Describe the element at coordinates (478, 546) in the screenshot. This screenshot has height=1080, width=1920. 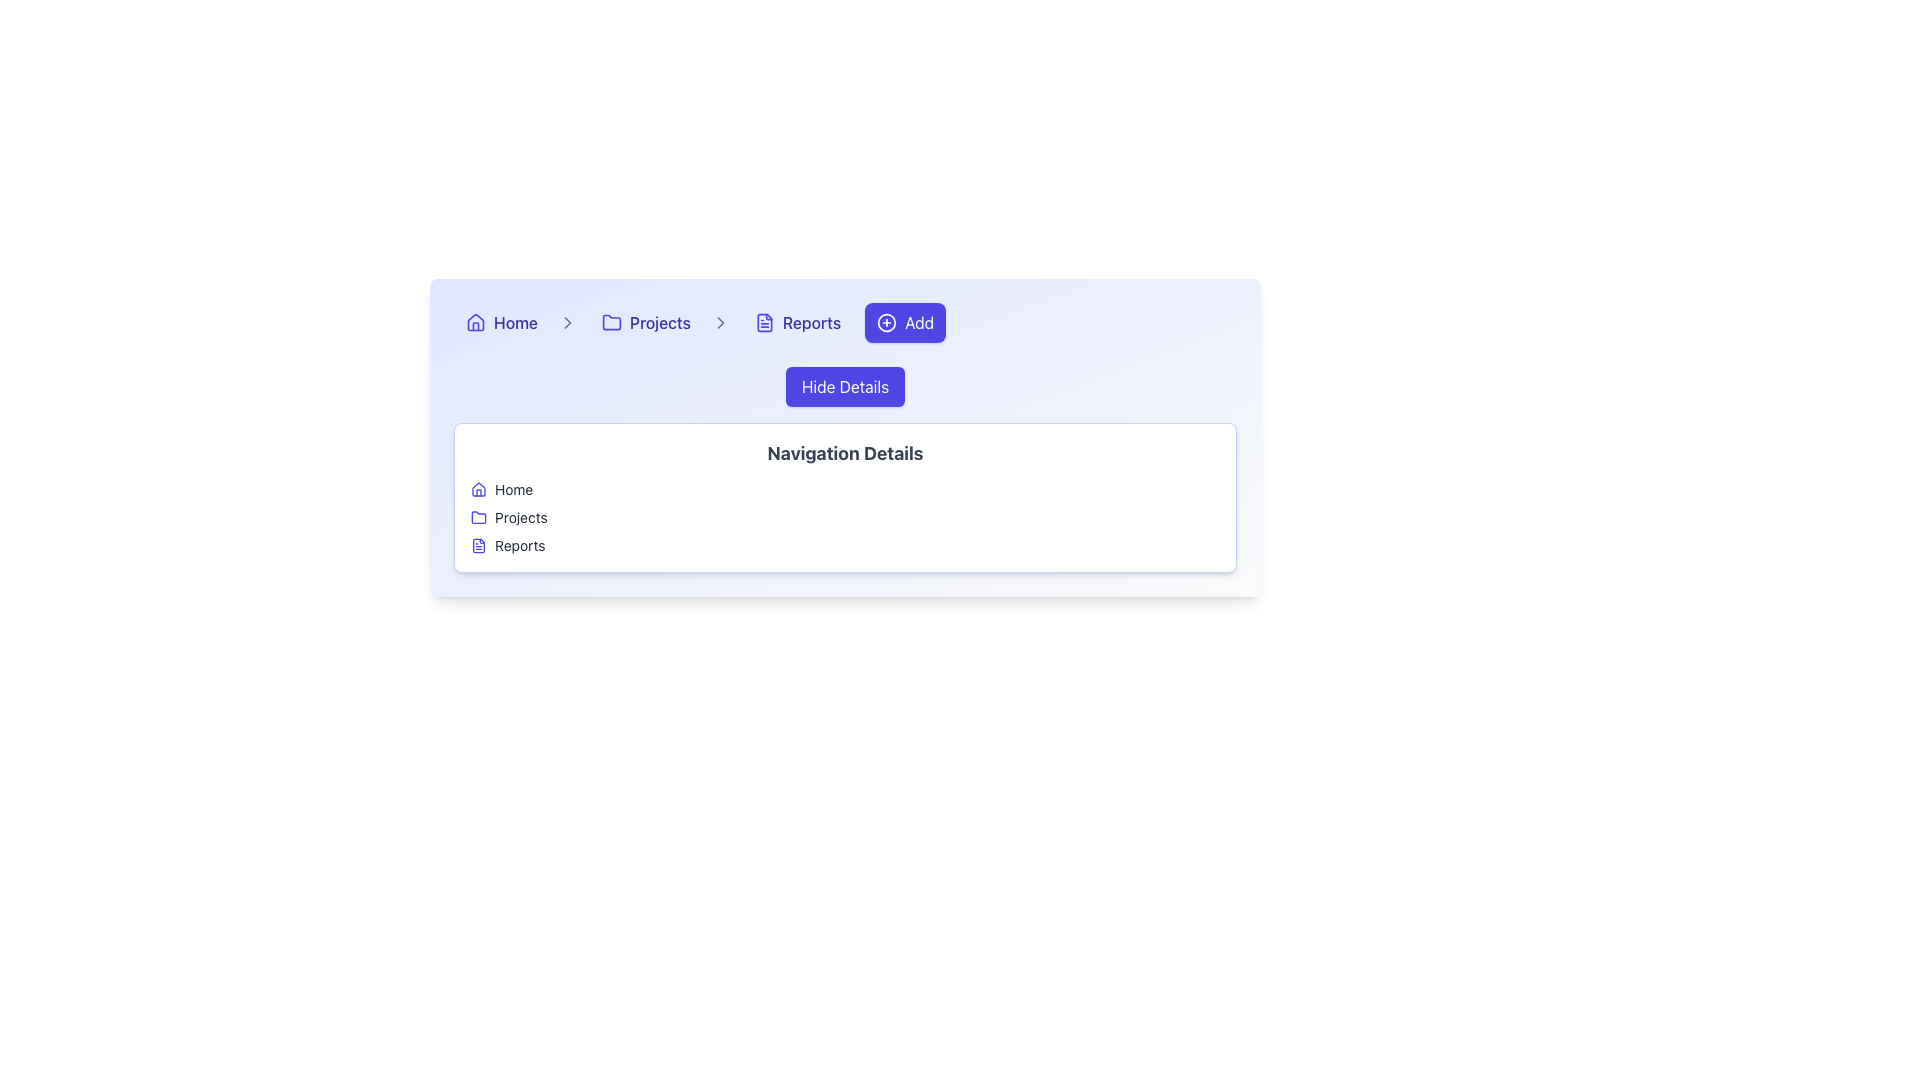
I see `the 'Reports' icon` at that location.